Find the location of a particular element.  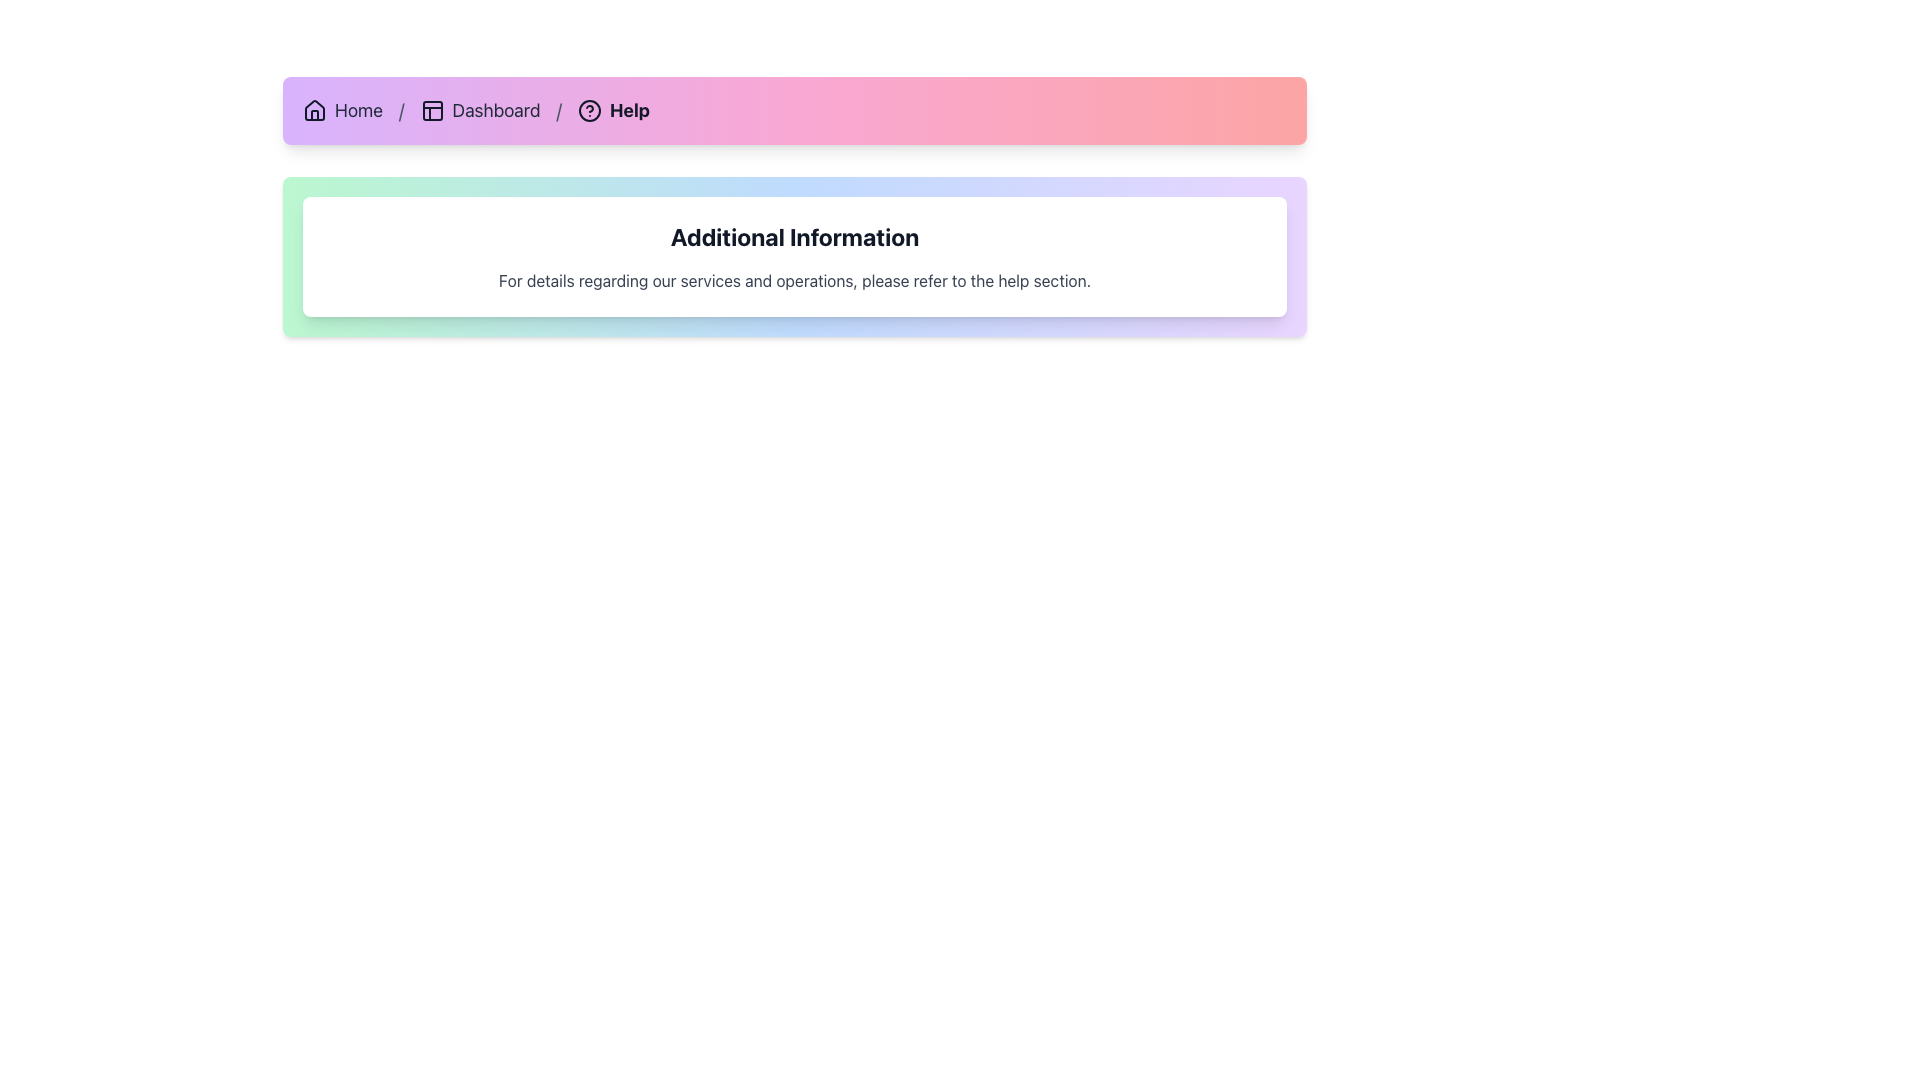

the 'Dashboard' text label, which is styled in gray and serves as a title or navigation item within the top navigation bar is located at coordinates (496, 111).